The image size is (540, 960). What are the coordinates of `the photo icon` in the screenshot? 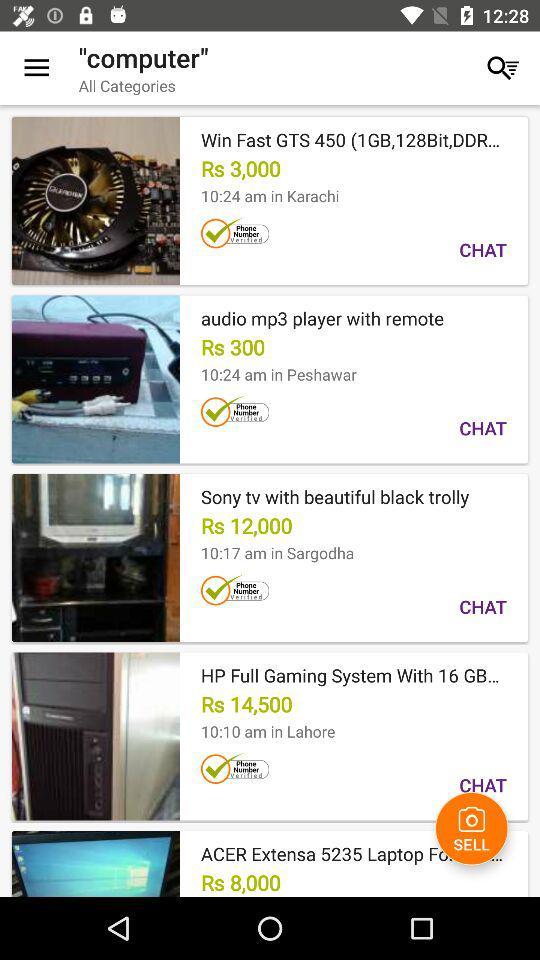 It's located at (471, 828).